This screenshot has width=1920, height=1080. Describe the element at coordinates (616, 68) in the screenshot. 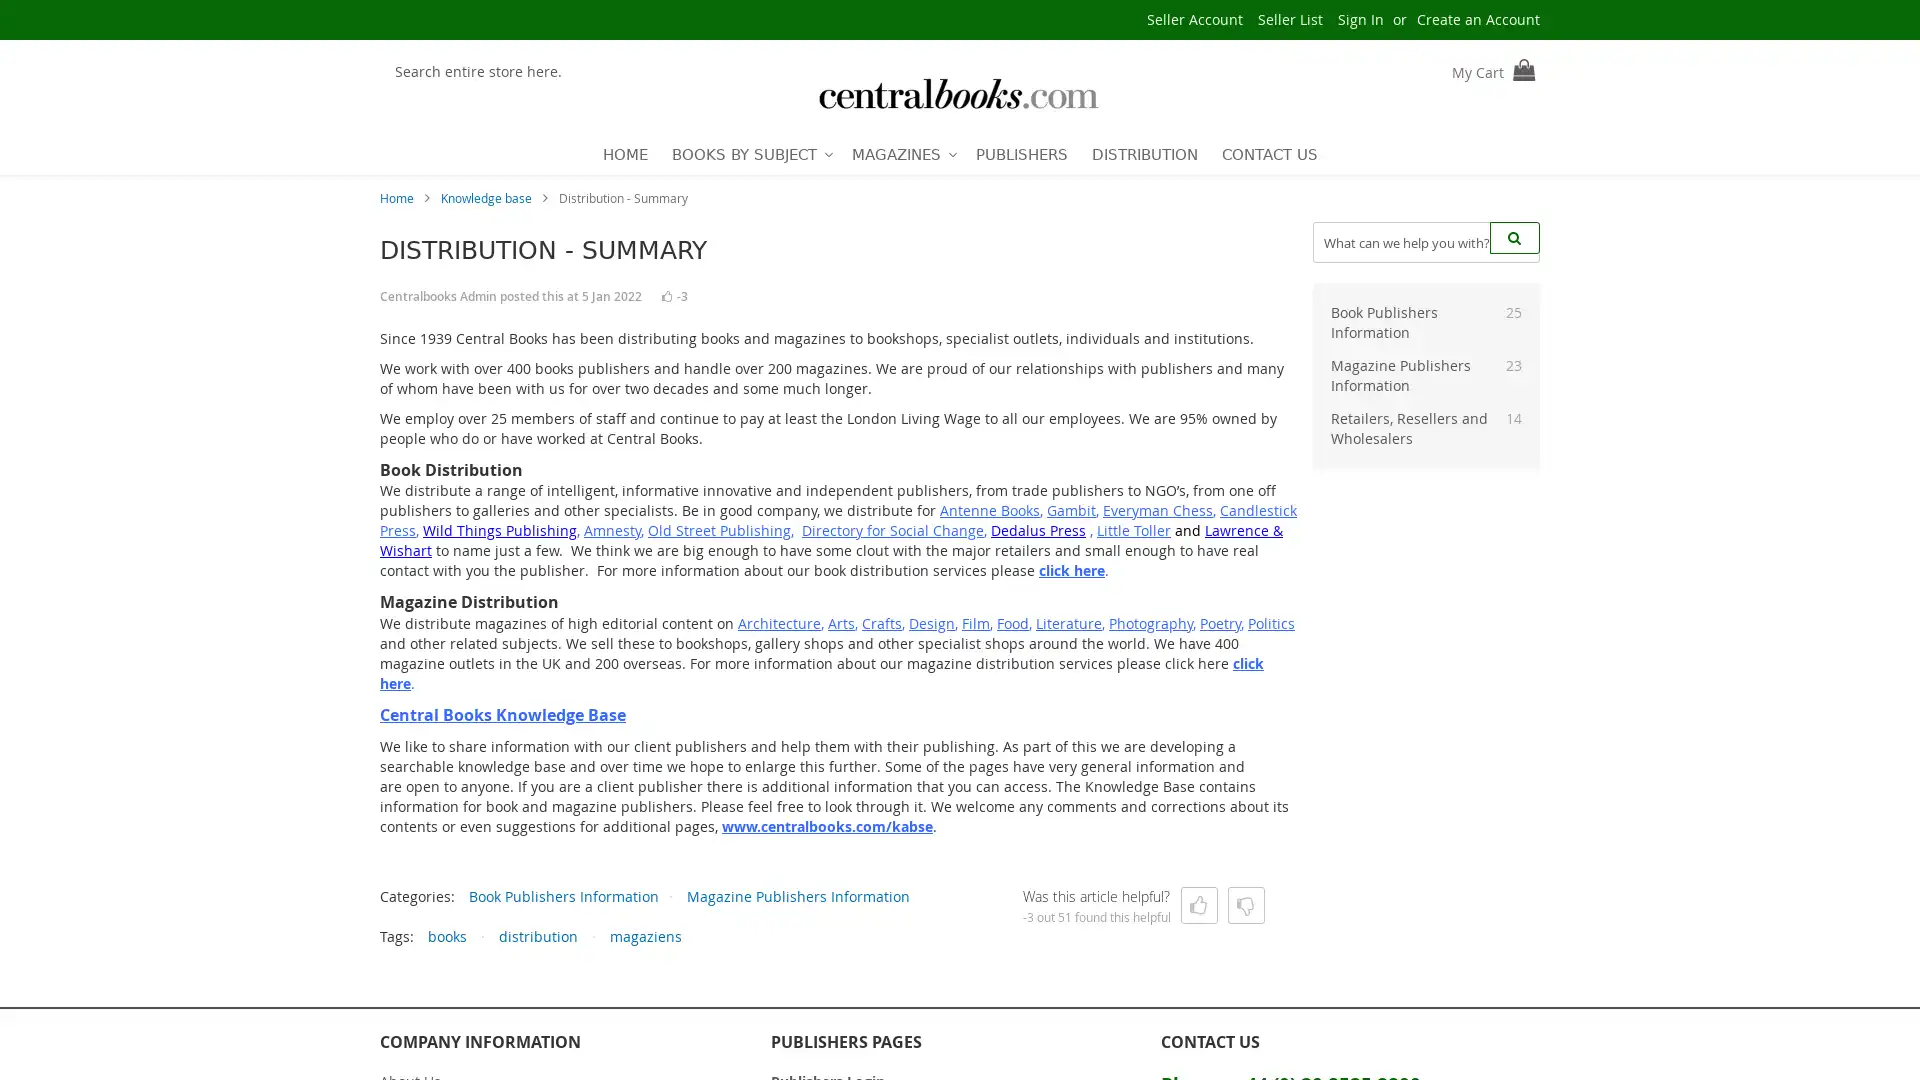

I see `Search` at that location.